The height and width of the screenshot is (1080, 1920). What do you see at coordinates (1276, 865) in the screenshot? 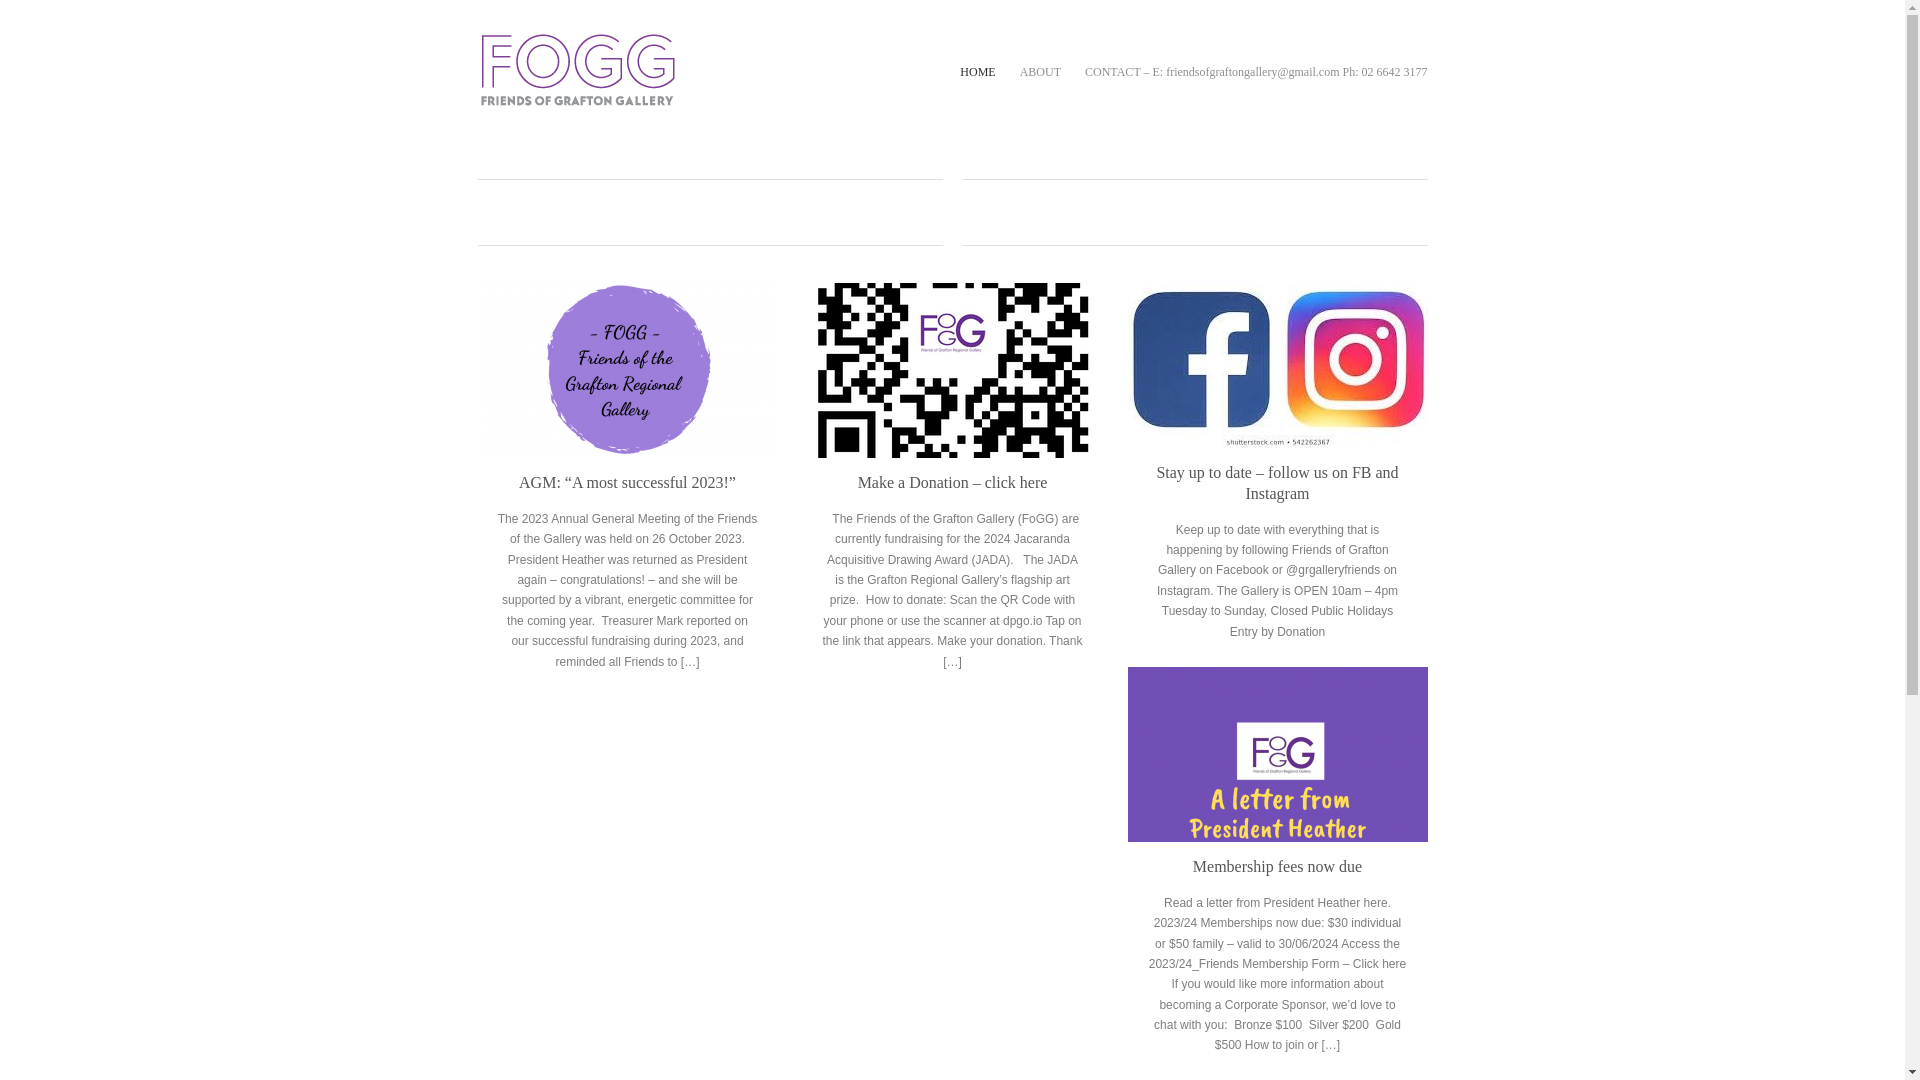
I see `'Membership fees now due'` at bounding box center [1276, 865].